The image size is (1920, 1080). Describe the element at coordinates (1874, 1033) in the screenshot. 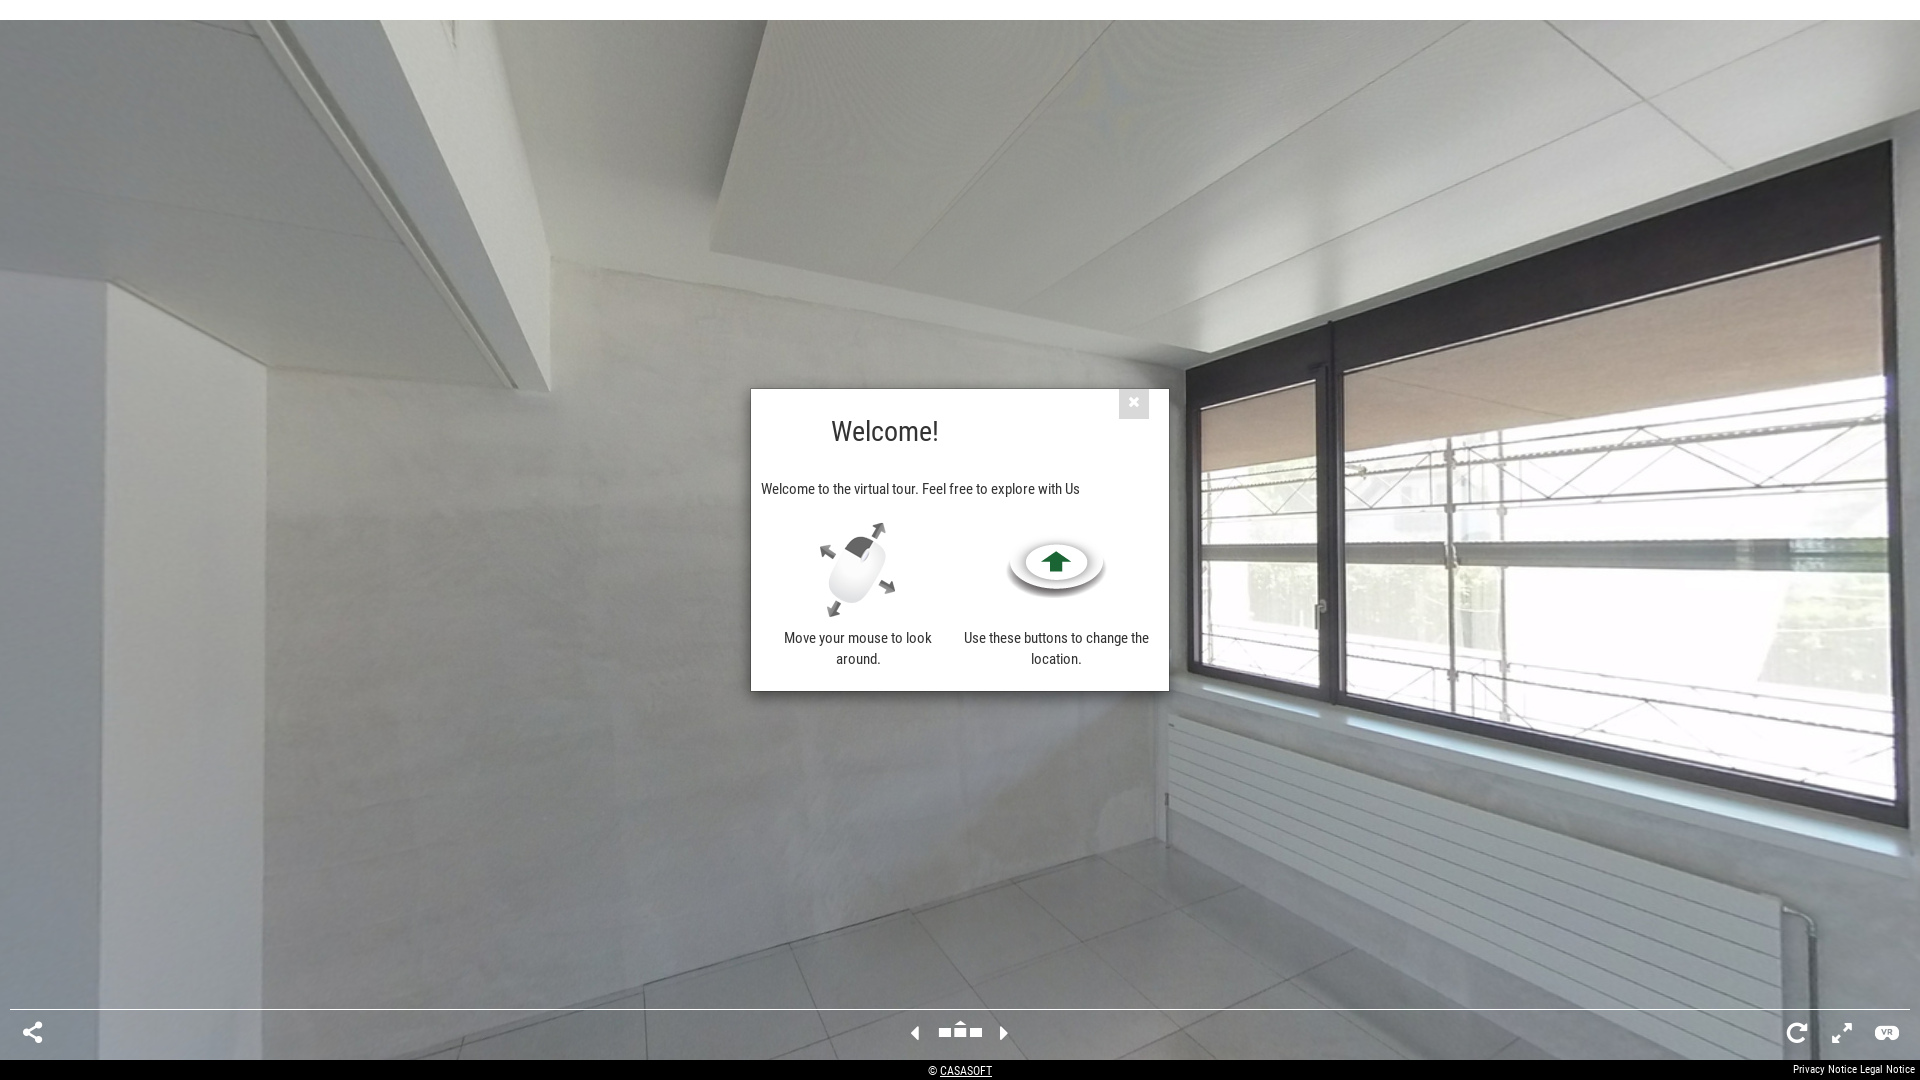

I see `'Virtual Reality Mode'` at that location.